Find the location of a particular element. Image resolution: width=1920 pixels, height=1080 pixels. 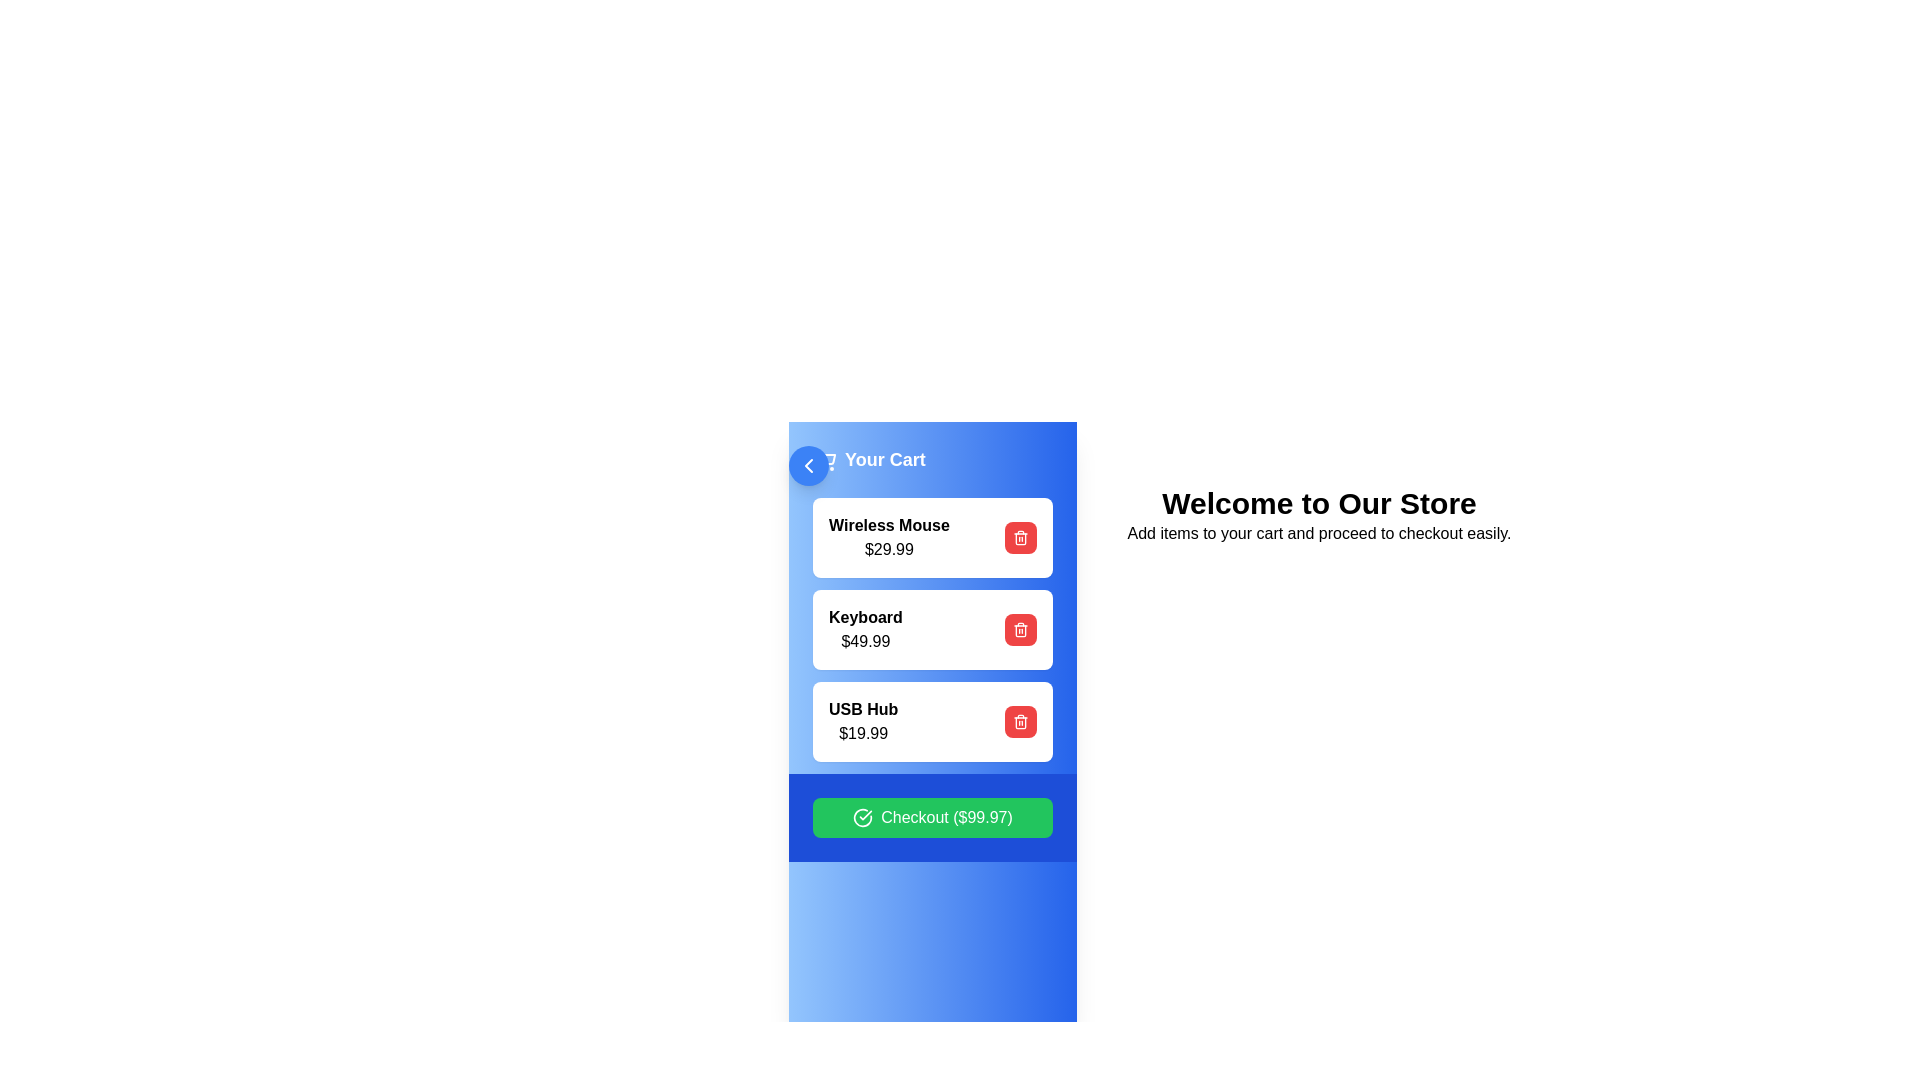

text label displaying the price of the product 'Wireless Mouse', located below the product title in the shopping cart section is located at coordinates (888, 550).